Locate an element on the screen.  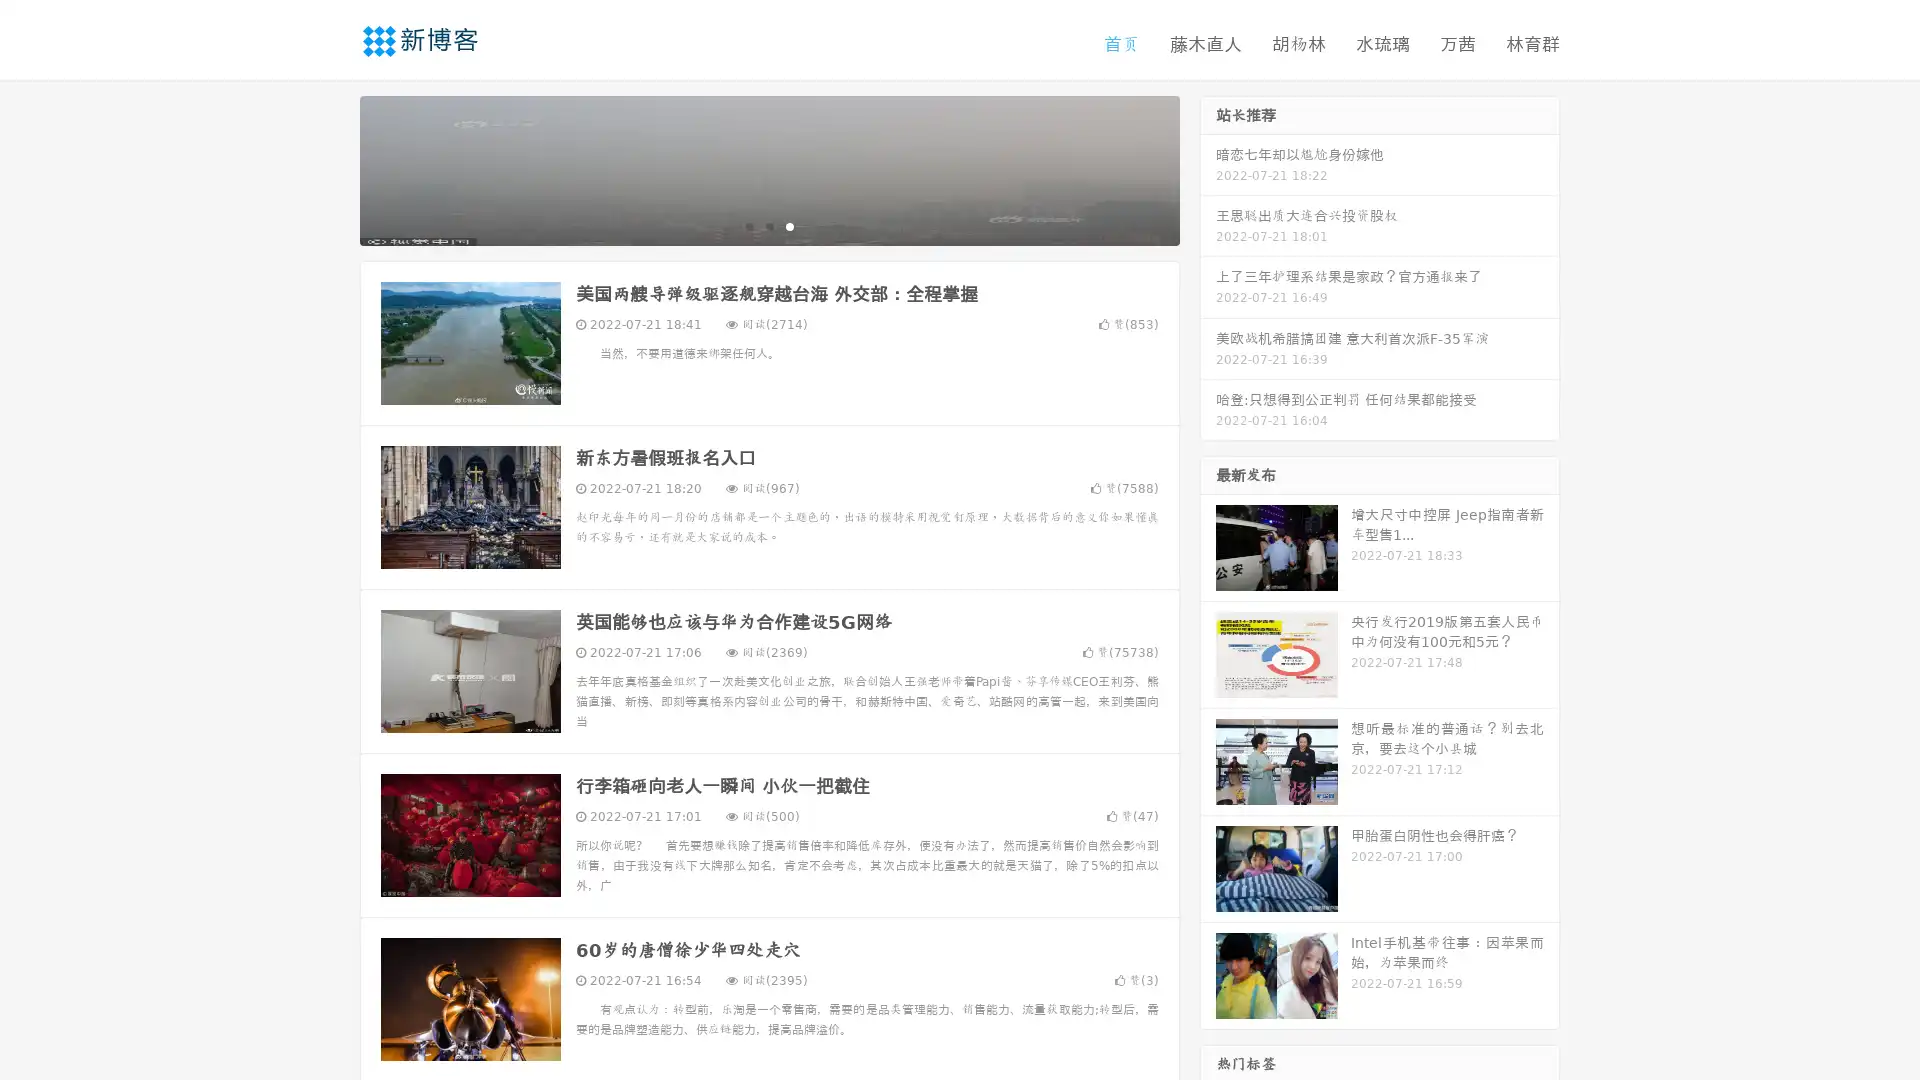
Go to slide 2 is located at coordinates (768, 225).